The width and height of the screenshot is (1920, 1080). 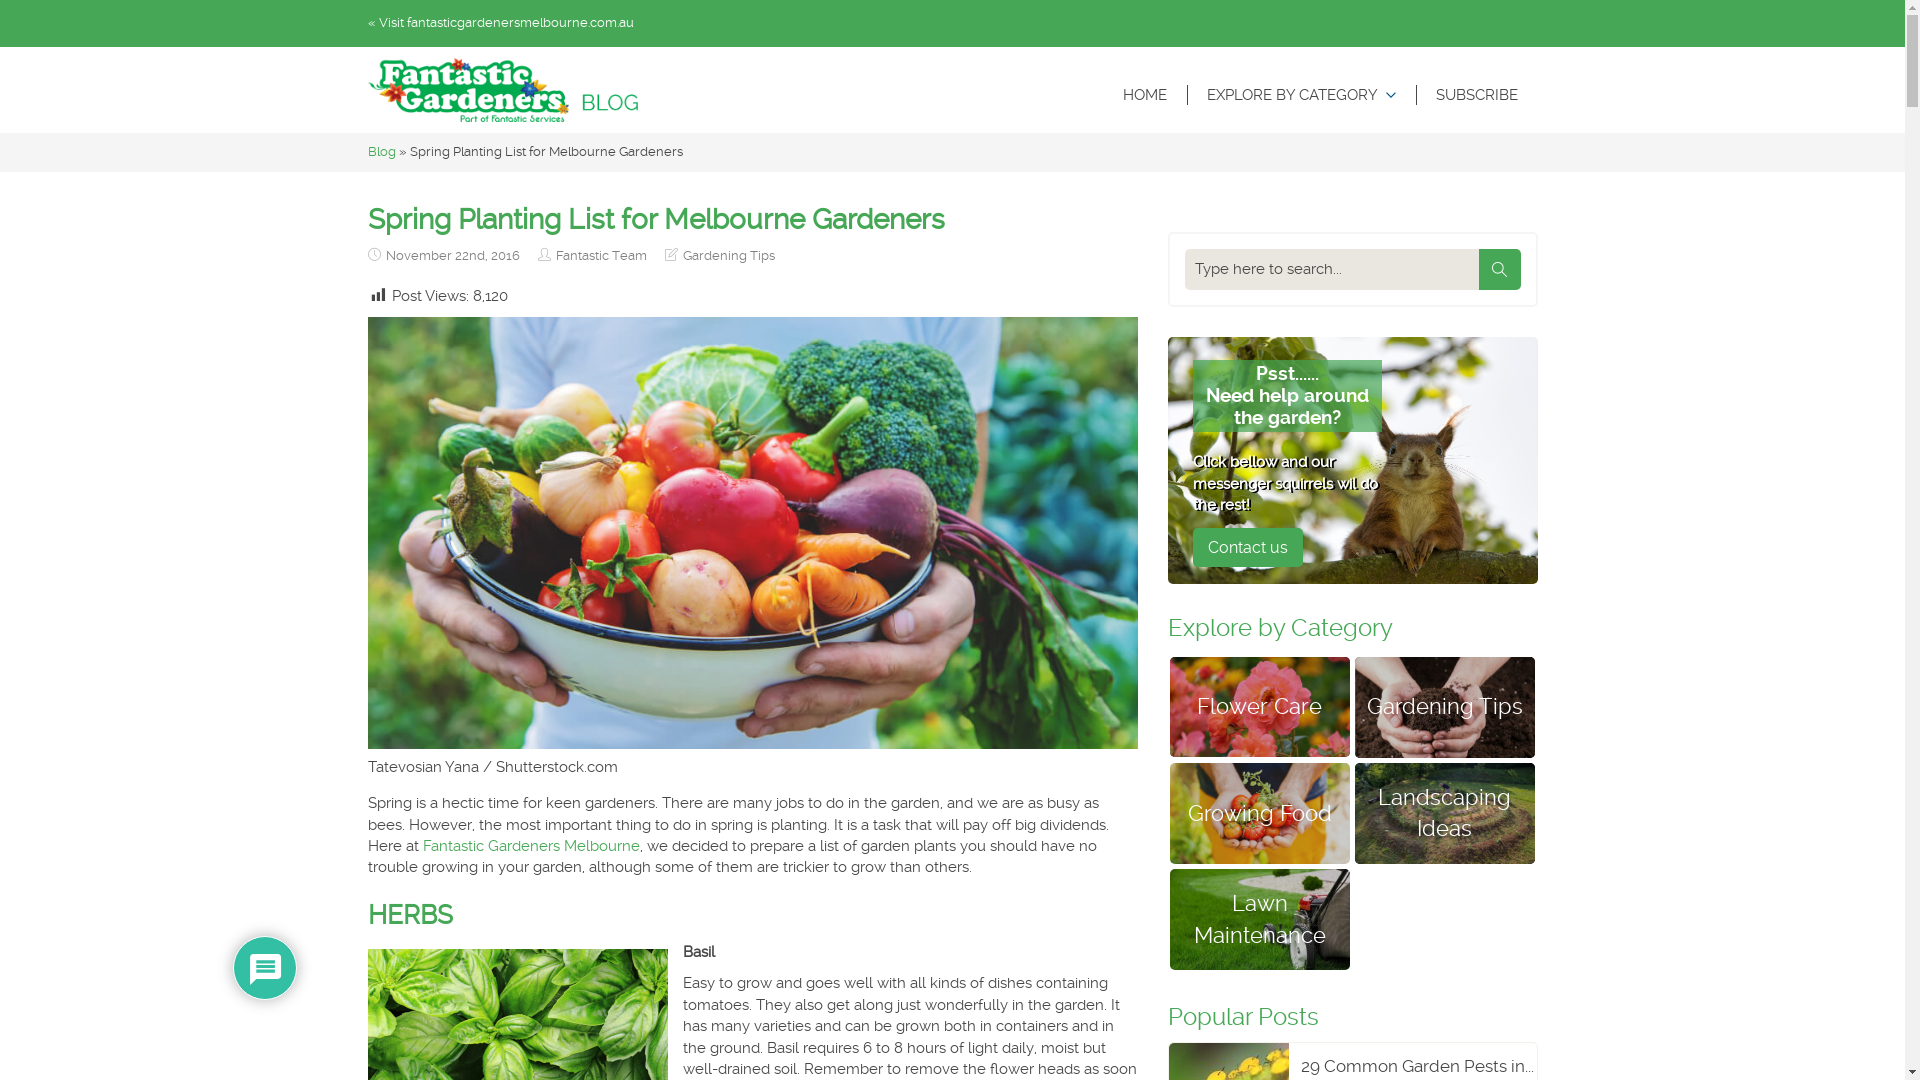 What do you see at coordinates (1143, 95) in the screenshot?
I see `'HOME'` at bounding box center [1143, 95].